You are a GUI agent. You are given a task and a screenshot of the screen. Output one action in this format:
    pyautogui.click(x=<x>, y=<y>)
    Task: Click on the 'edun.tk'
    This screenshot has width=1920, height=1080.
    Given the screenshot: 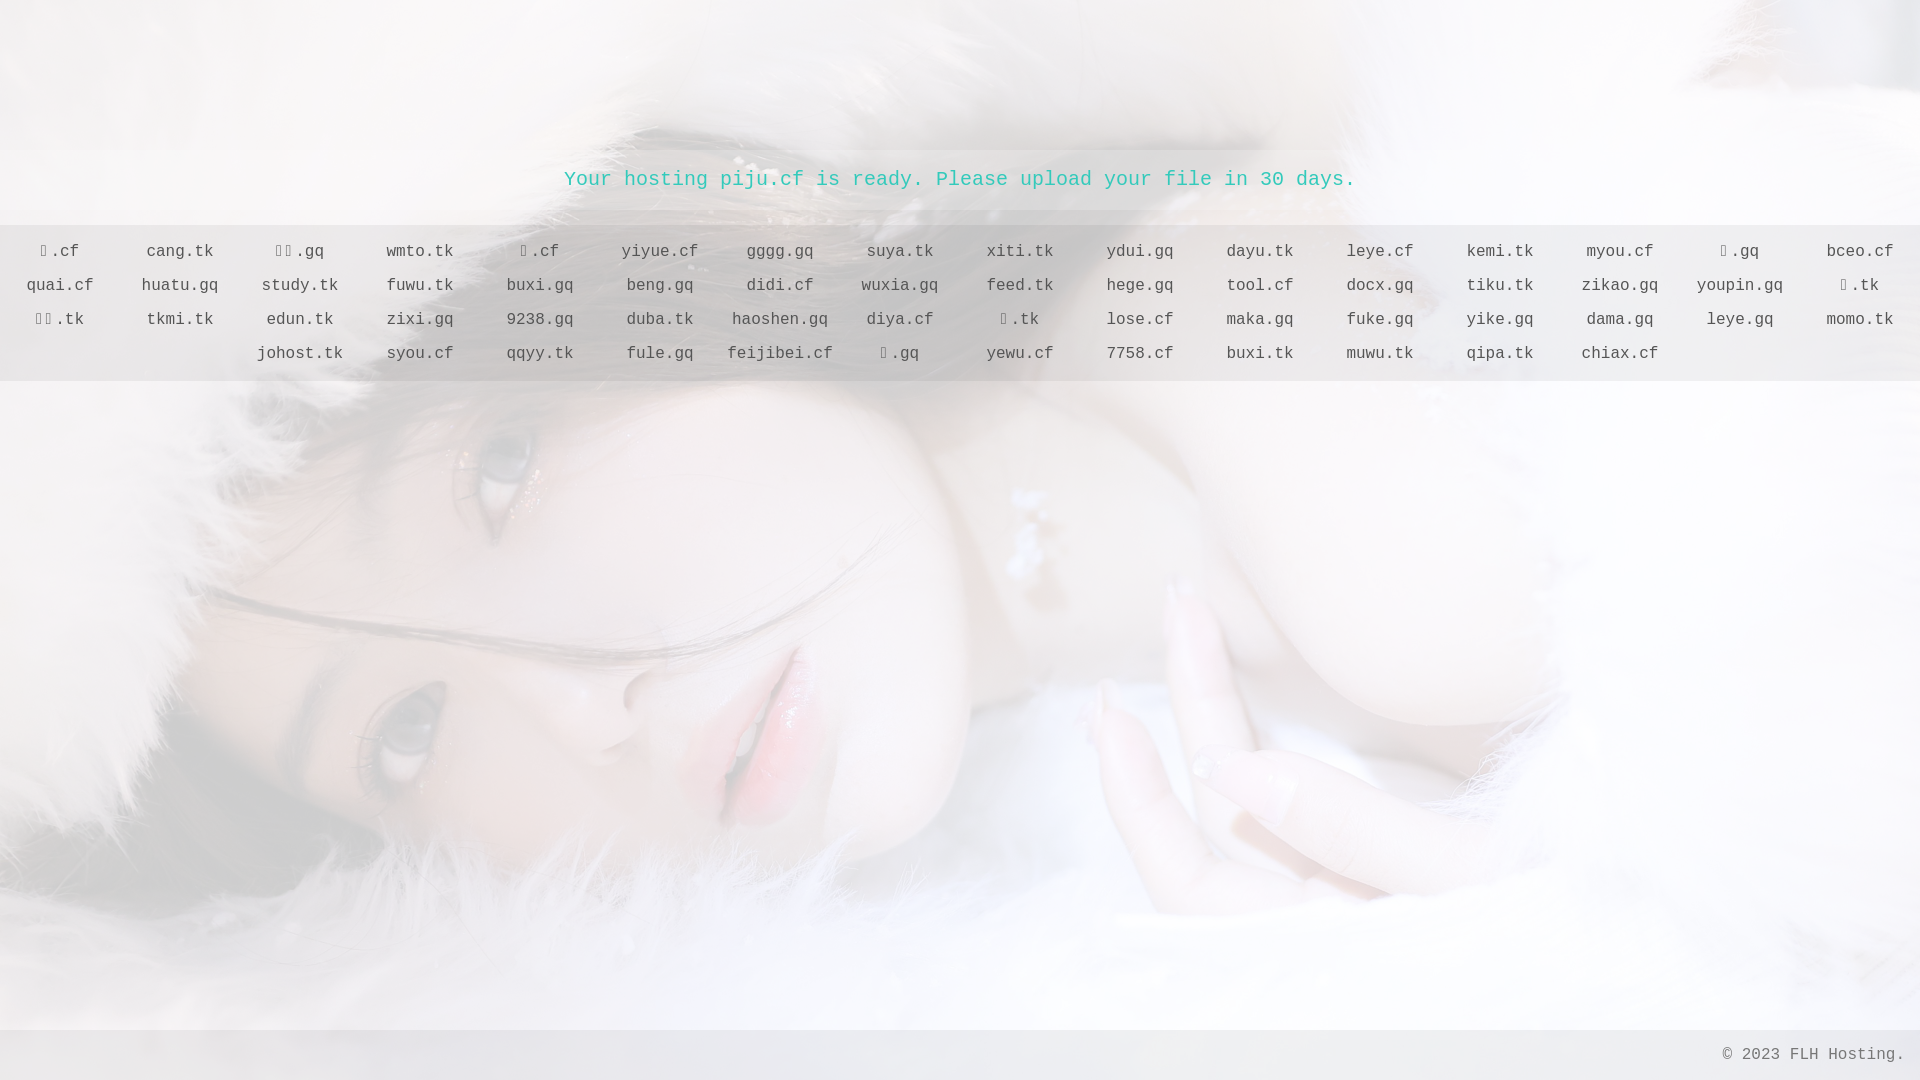 What is the action you would take?
    pyautogui.click(x=298, y=319)
    